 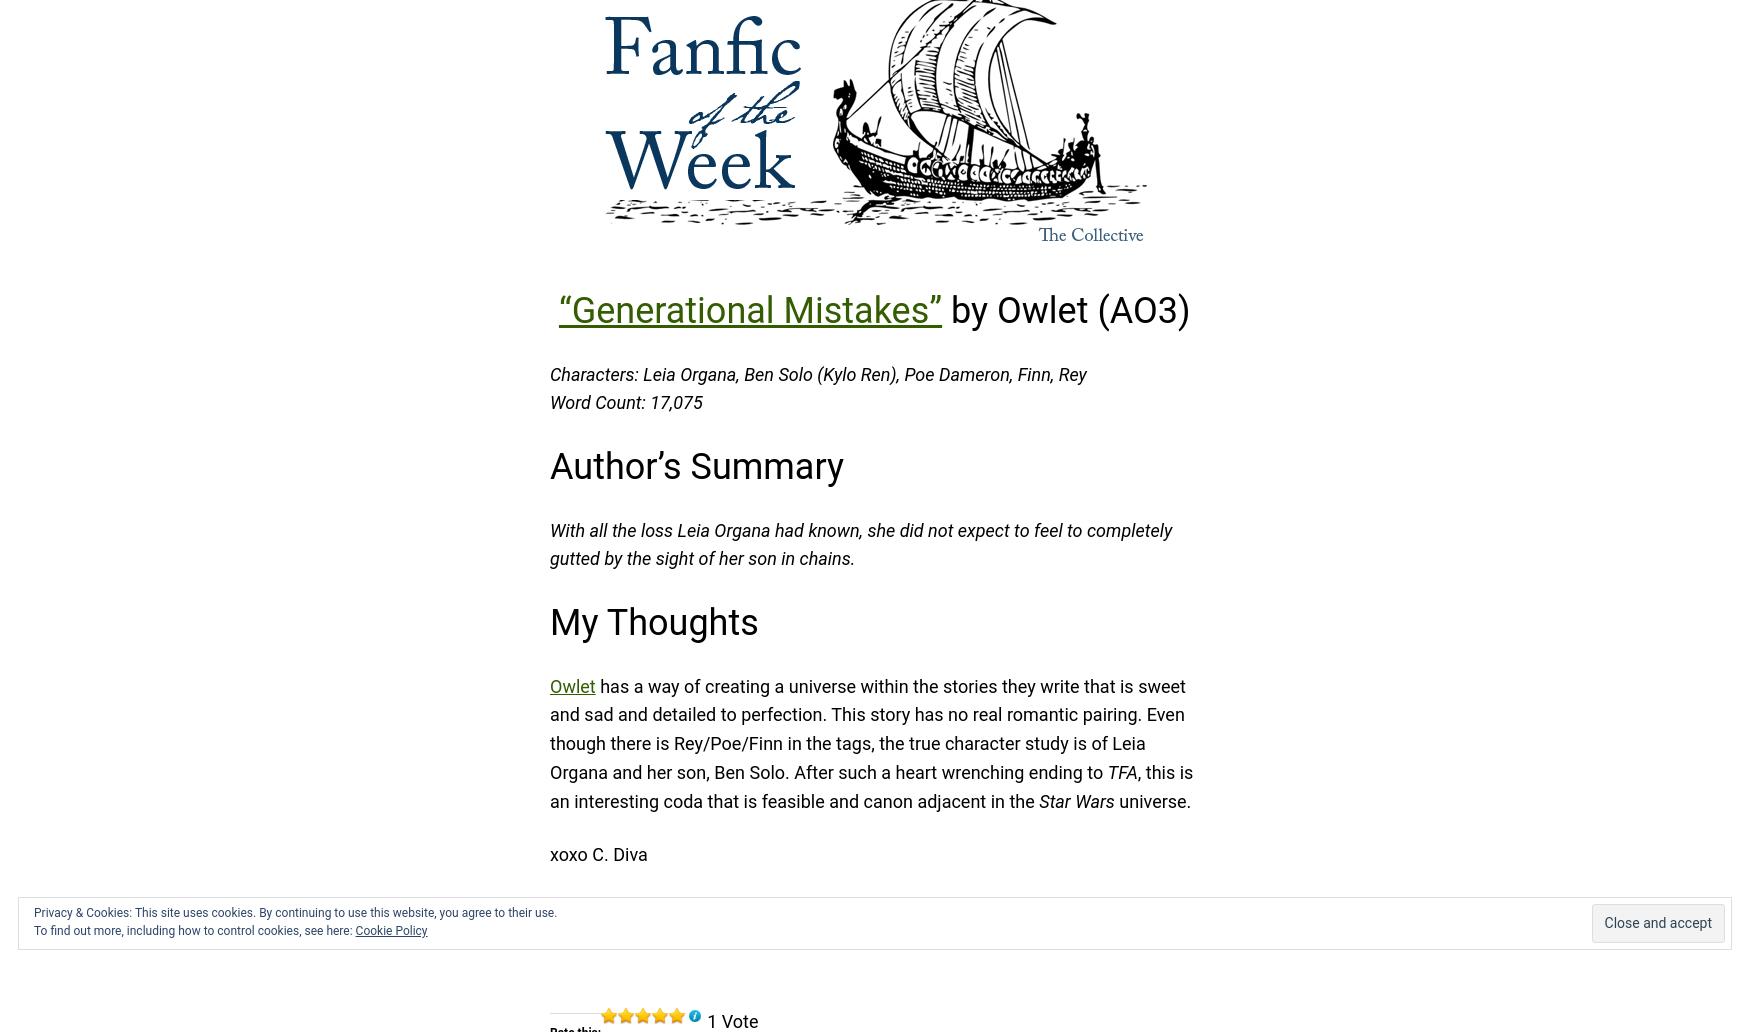 What do you see at coordinates (861, 543) in the screenshot?
I see `'With all the loss Leia Organa had known, she did not expect to feel to completely gutted by the sight of her son in chains.'` at bounding box center [861, 543].